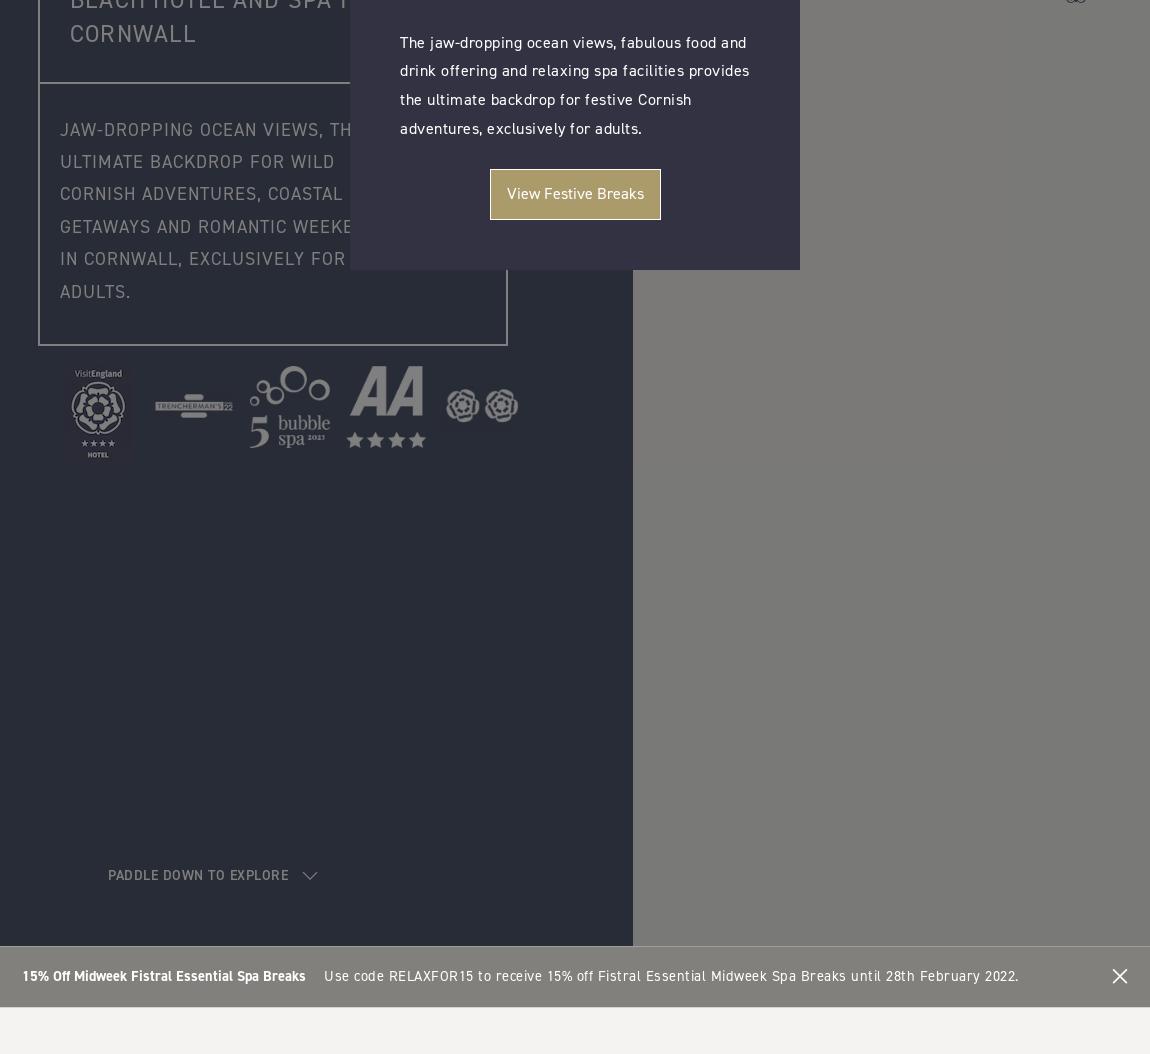 This screenshot has width=1150, height=1054. Describe the element at coordinates (574, 191) in the screenshot. I see `'View Festive Breaks'` at that location.